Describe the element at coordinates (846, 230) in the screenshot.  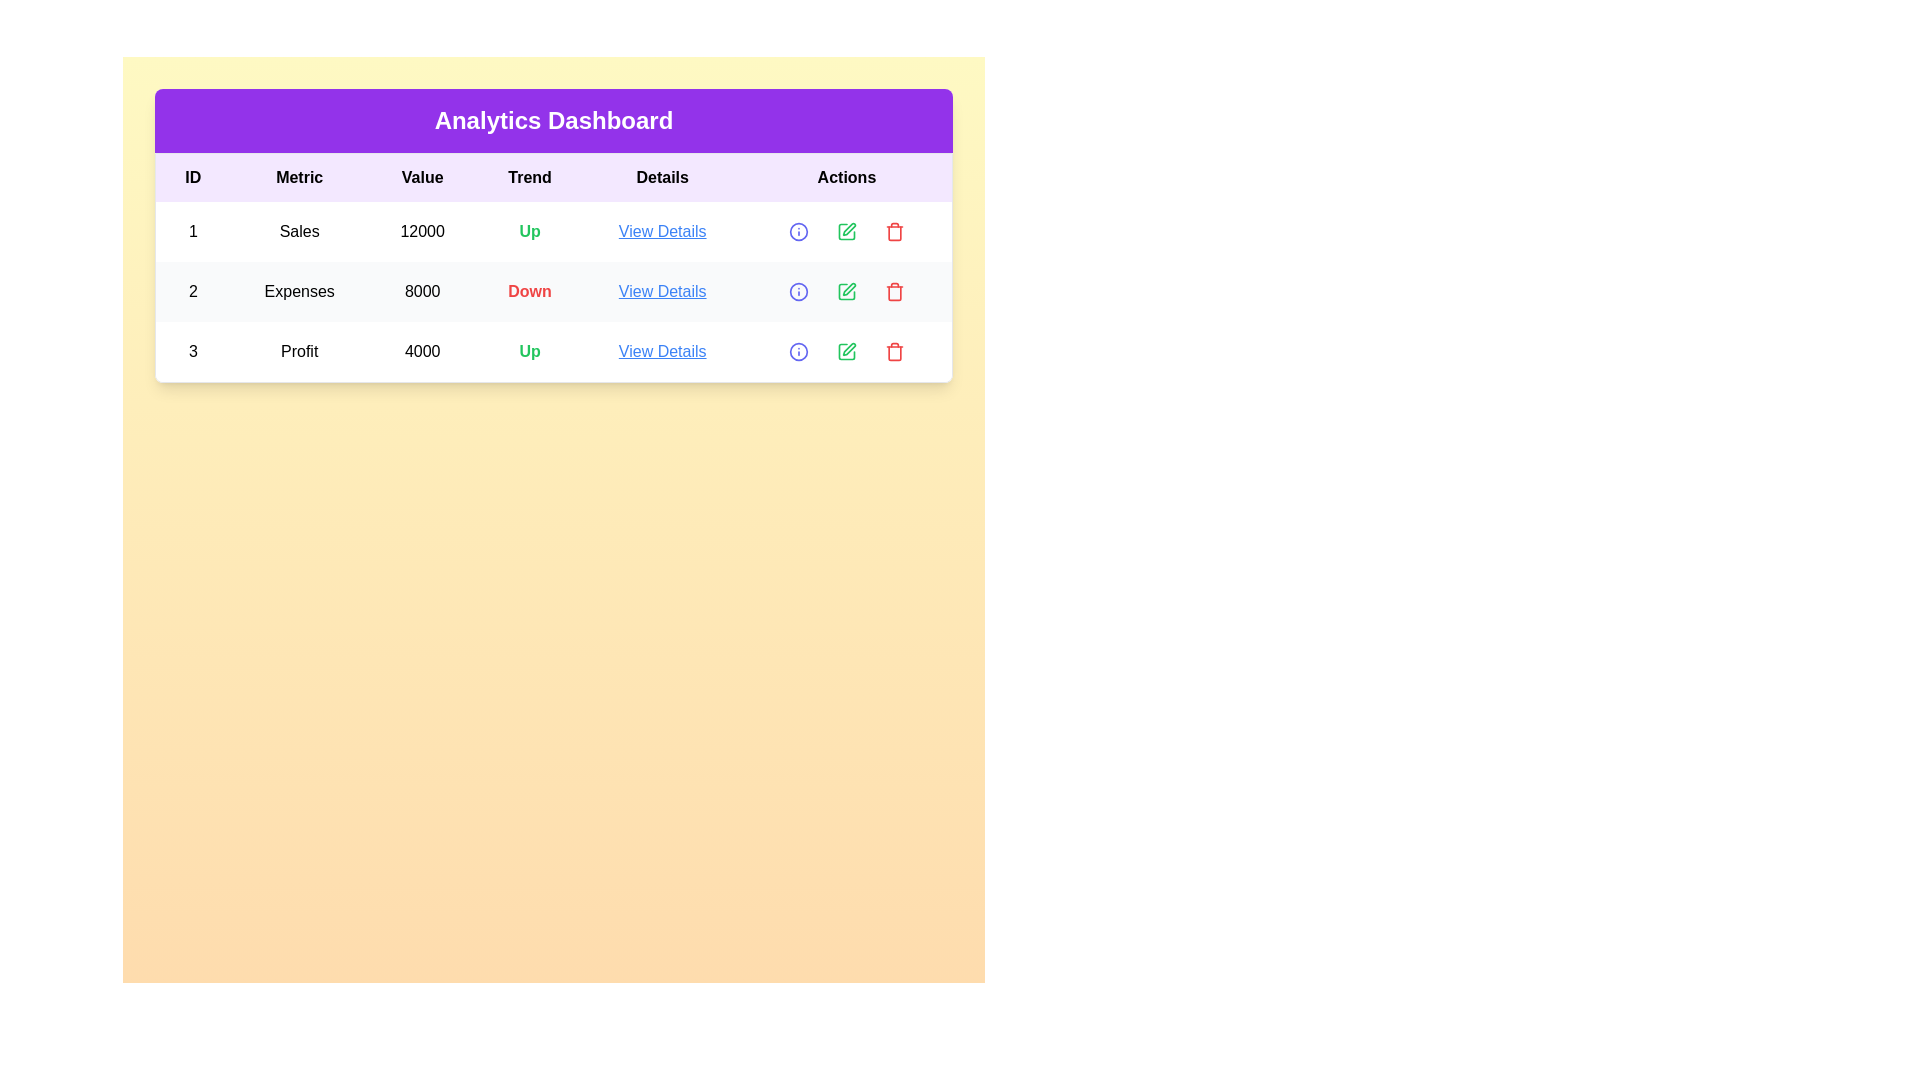
I see `the green square button with an edit icon located in the 'Actions' column of the first row in the table to initiate editing` at that location.